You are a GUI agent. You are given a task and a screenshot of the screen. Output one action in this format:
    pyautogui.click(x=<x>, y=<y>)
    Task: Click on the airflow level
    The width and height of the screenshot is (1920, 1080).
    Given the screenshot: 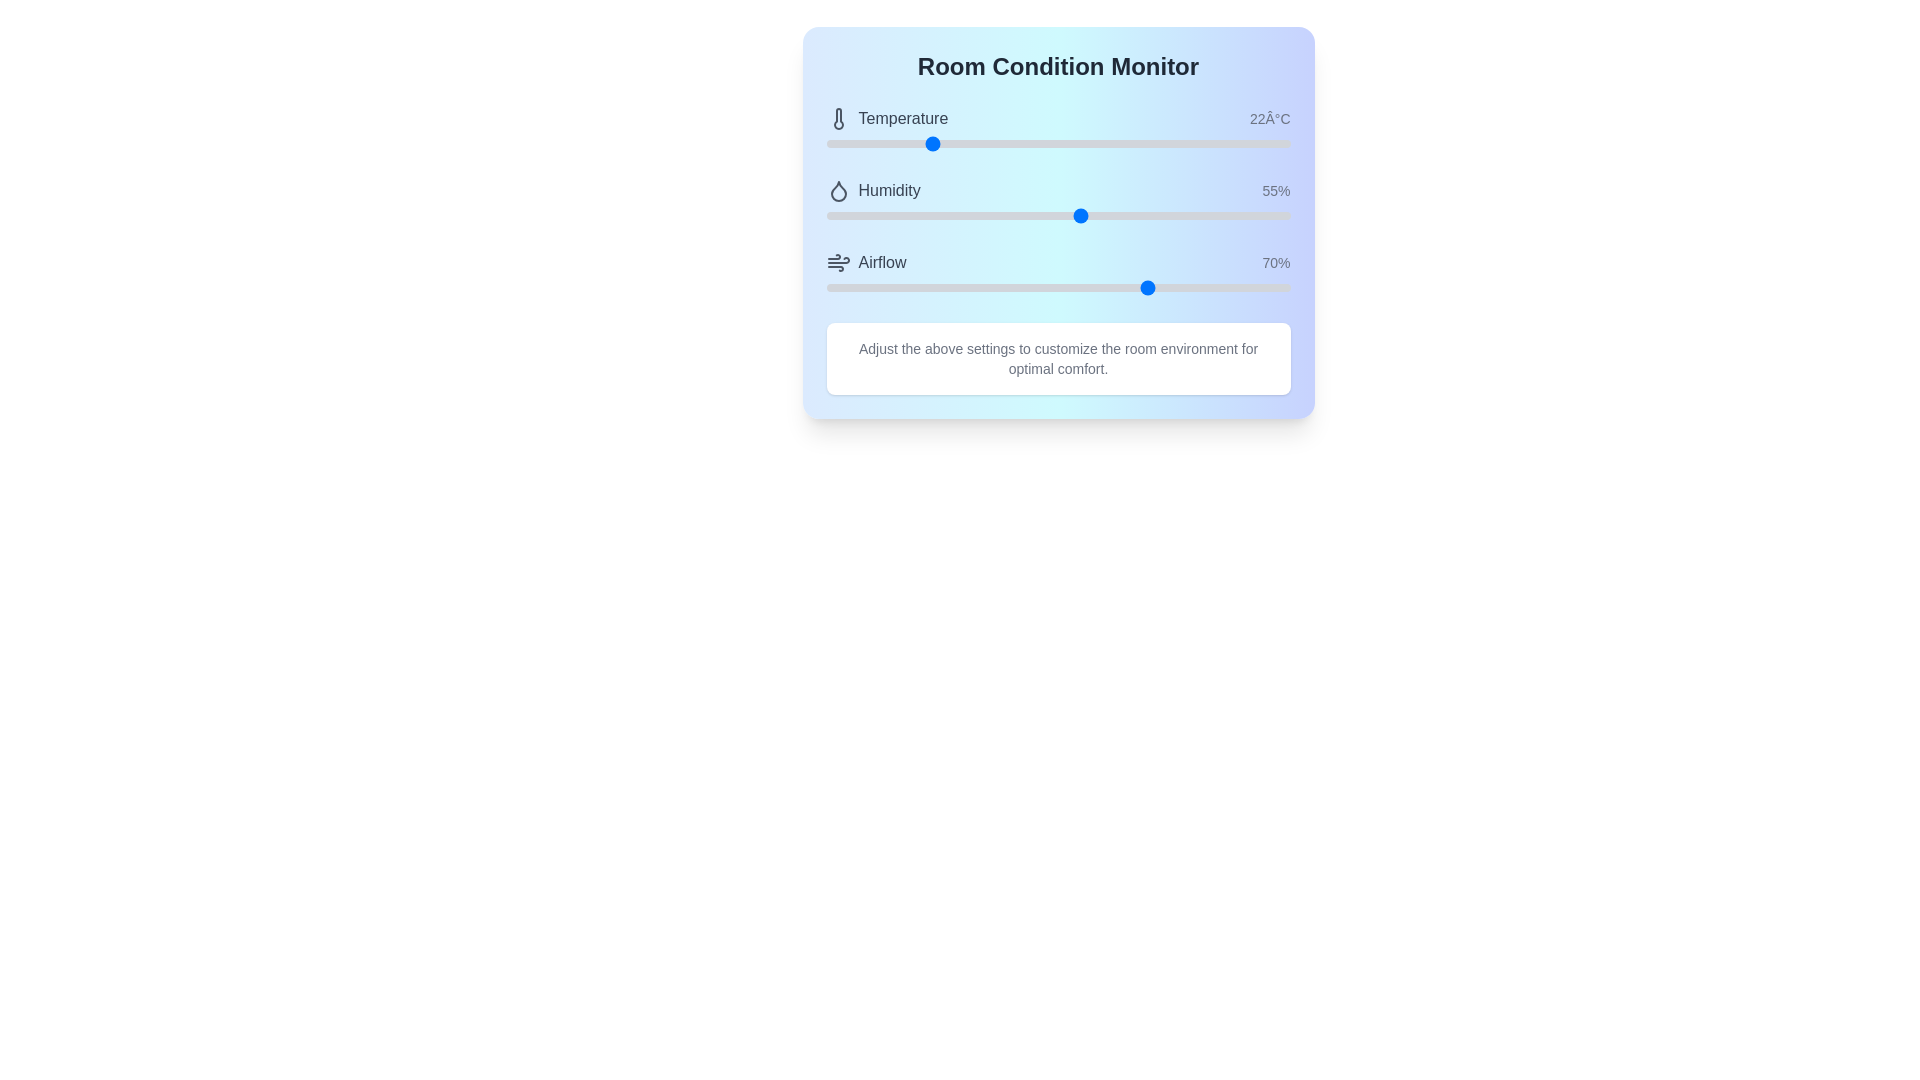 What is the action you would take?
    pyautogui.click(x=1215, y=288)
    